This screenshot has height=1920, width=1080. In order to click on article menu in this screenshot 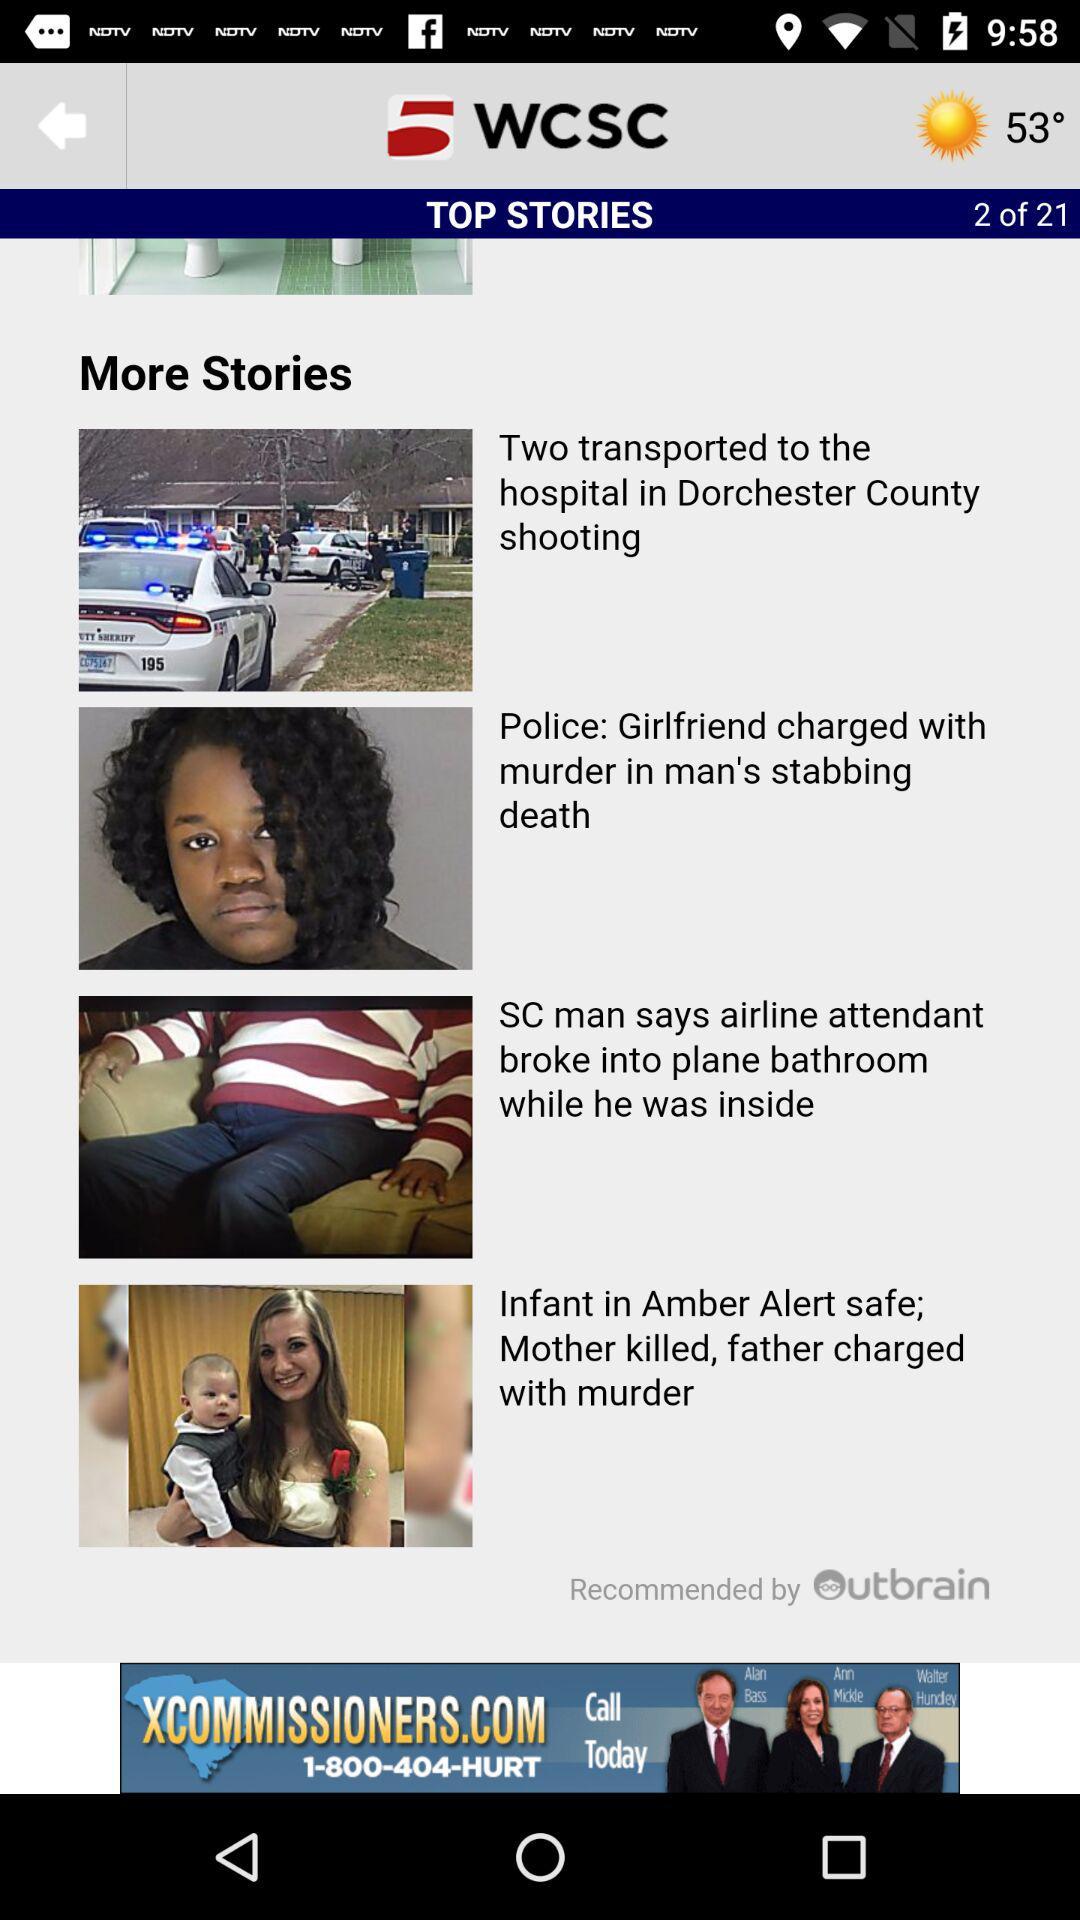, I will do `click(540, 949)`.